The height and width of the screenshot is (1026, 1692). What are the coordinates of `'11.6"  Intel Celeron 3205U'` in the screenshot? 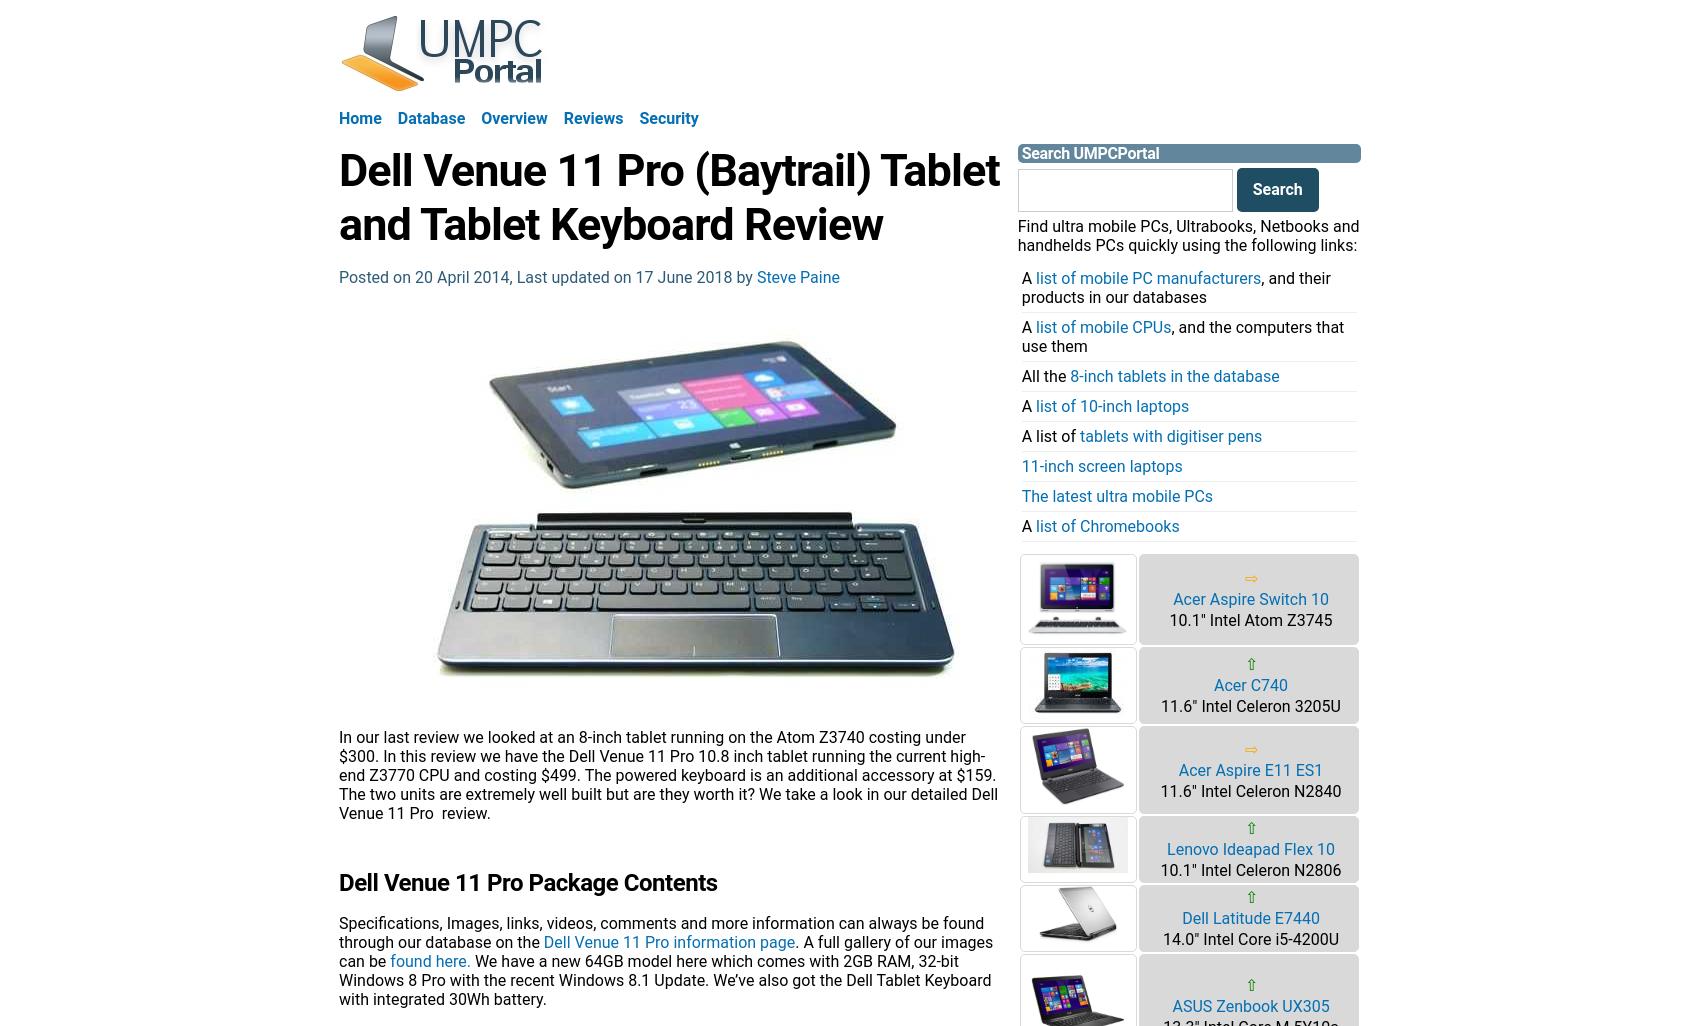 It's located at (1160, 705).